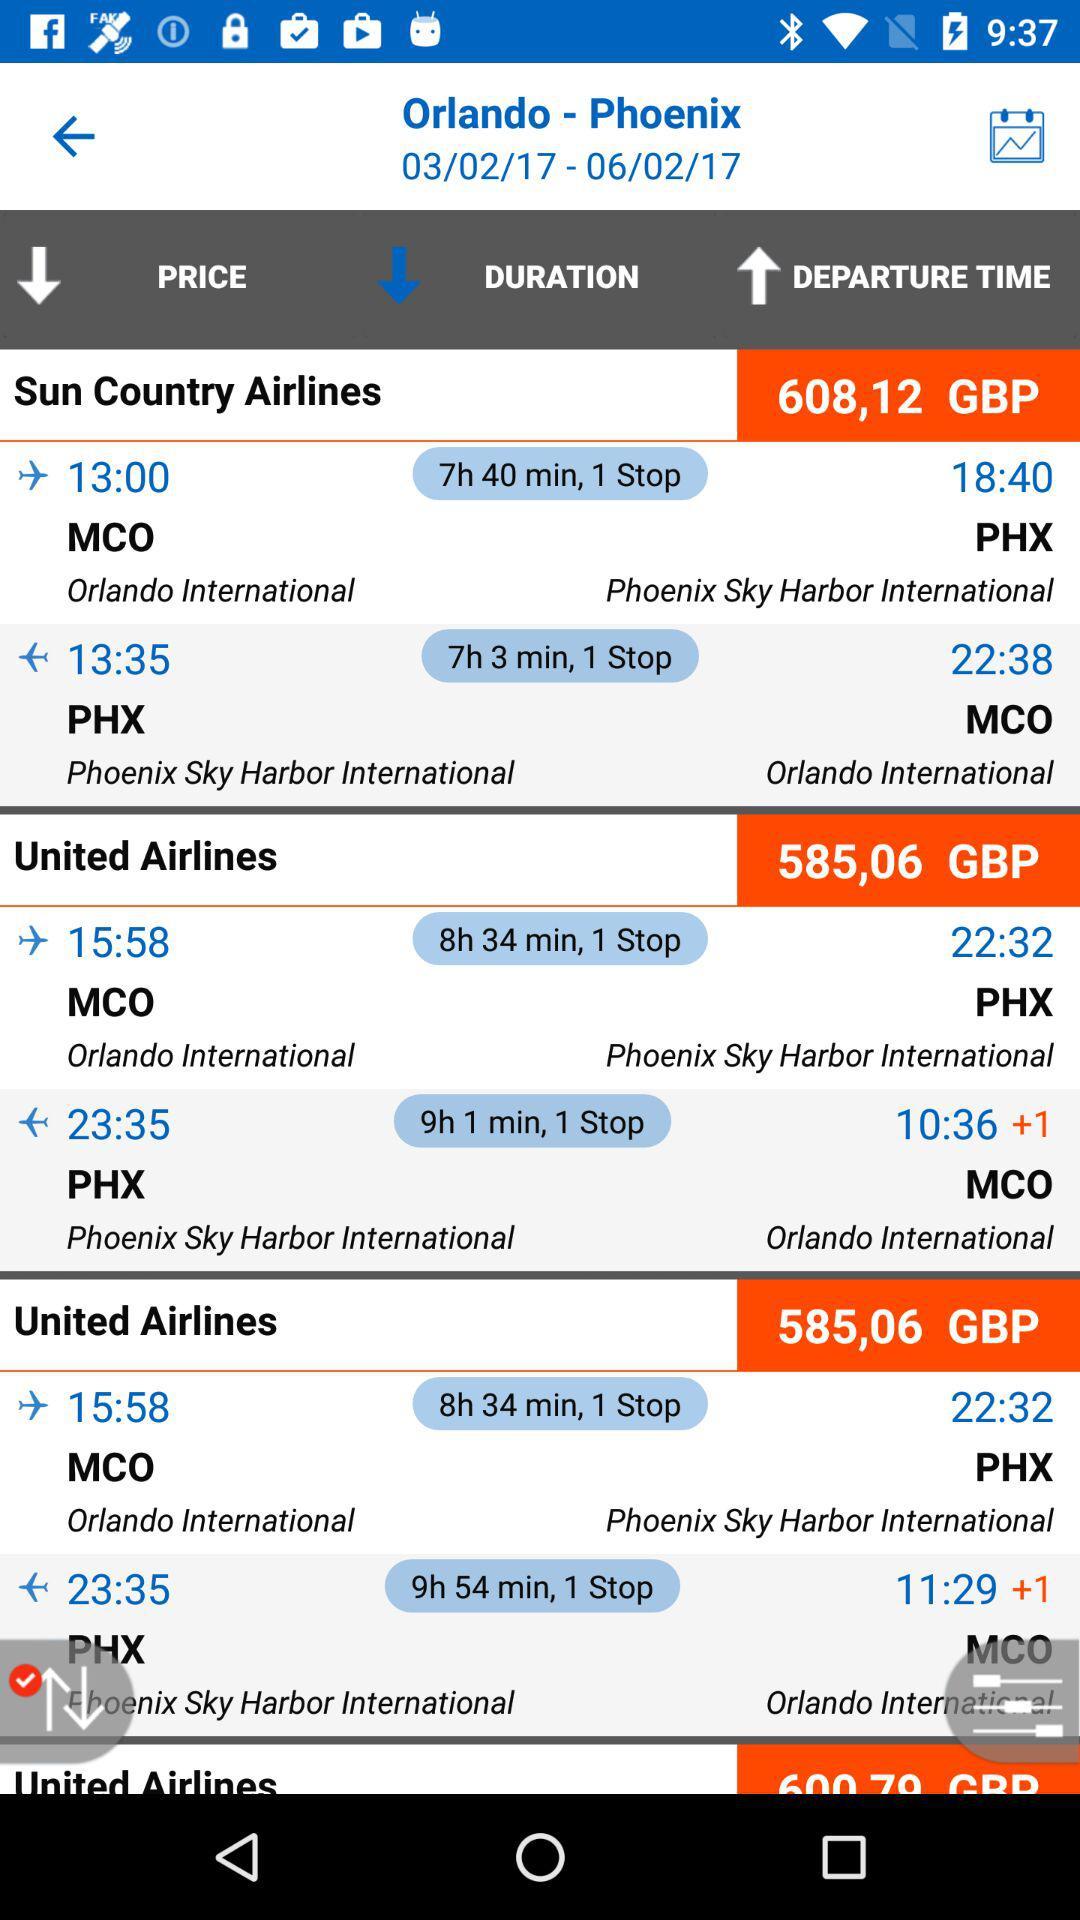 The image size is (1080, 1920). Describe the element at coordinates (33, 749) in the screenshot. I see `icon above phoenix sky harbor icon` at that location.